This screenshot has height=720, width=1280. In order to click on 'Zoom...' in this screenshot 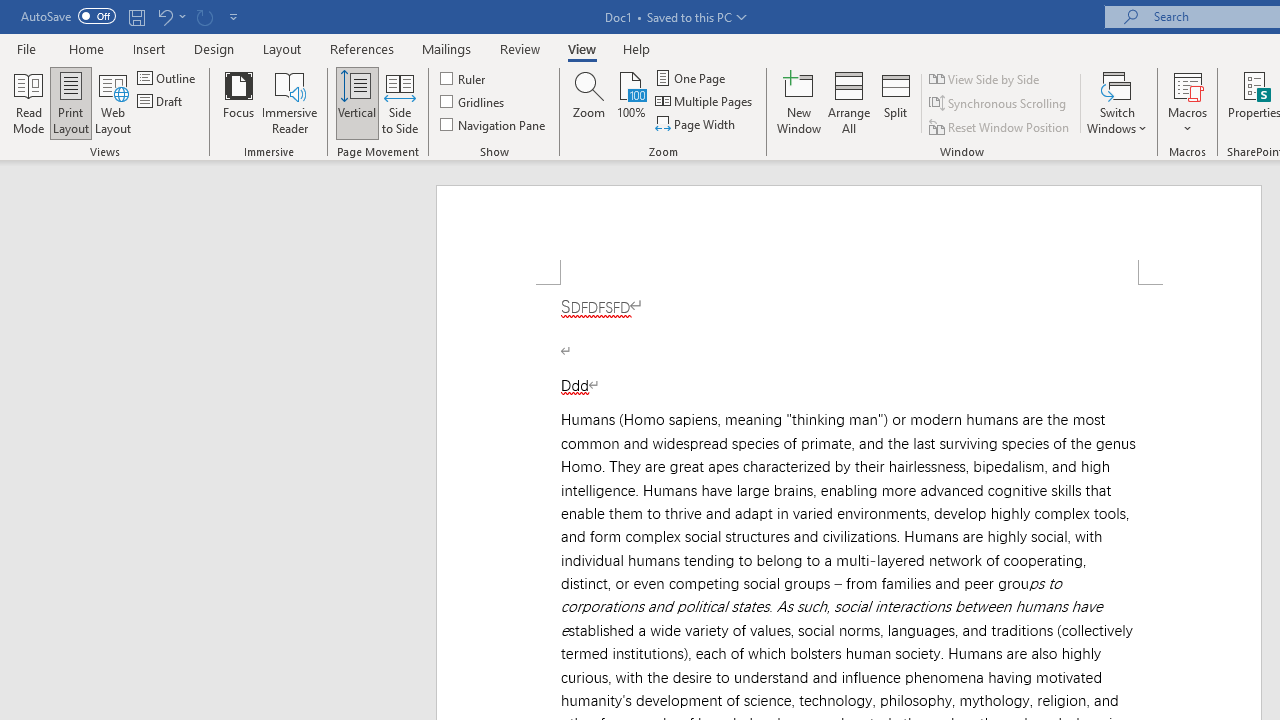, I will do `click(588, 103)`.